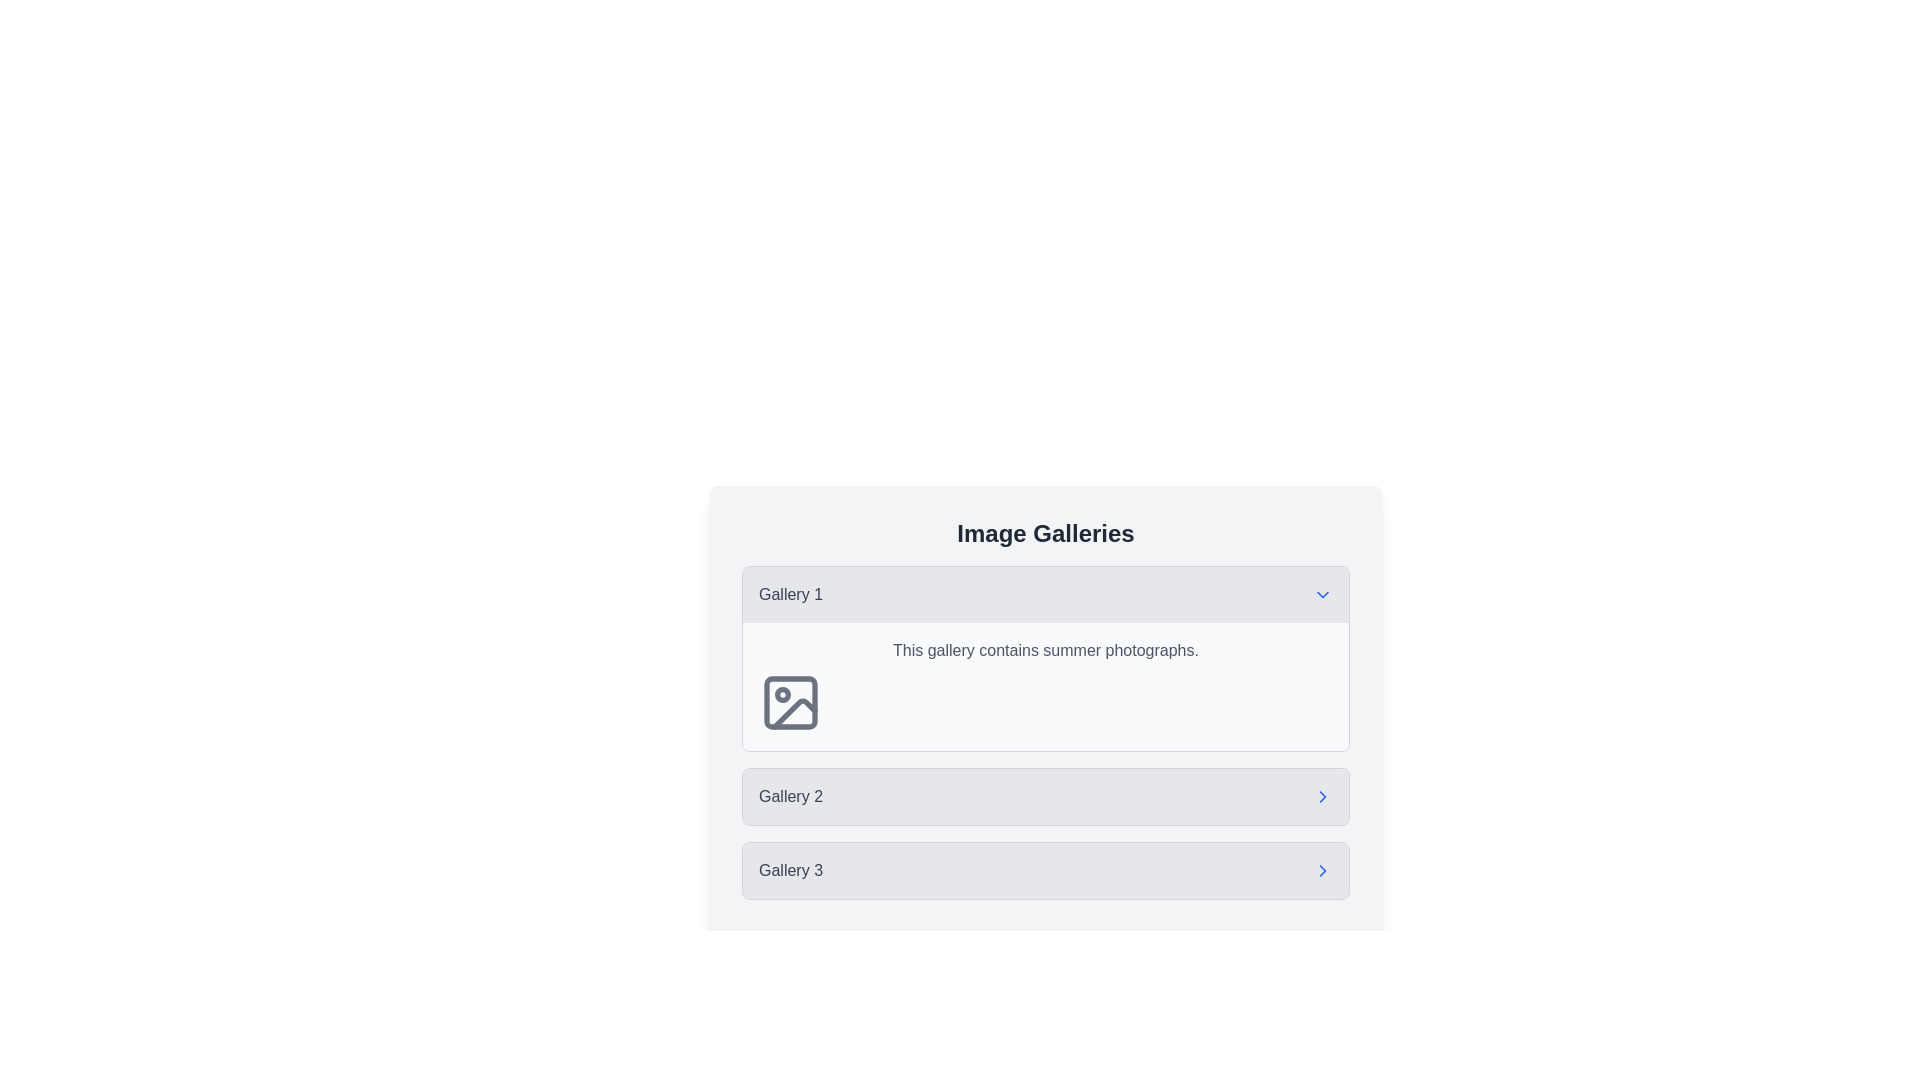 The image size is (1920, 1080). I want to click on the Icon background (SVG rectangle) element, which serves as a visual background for an image icon in 'Gallery 1', so click(790, 701).